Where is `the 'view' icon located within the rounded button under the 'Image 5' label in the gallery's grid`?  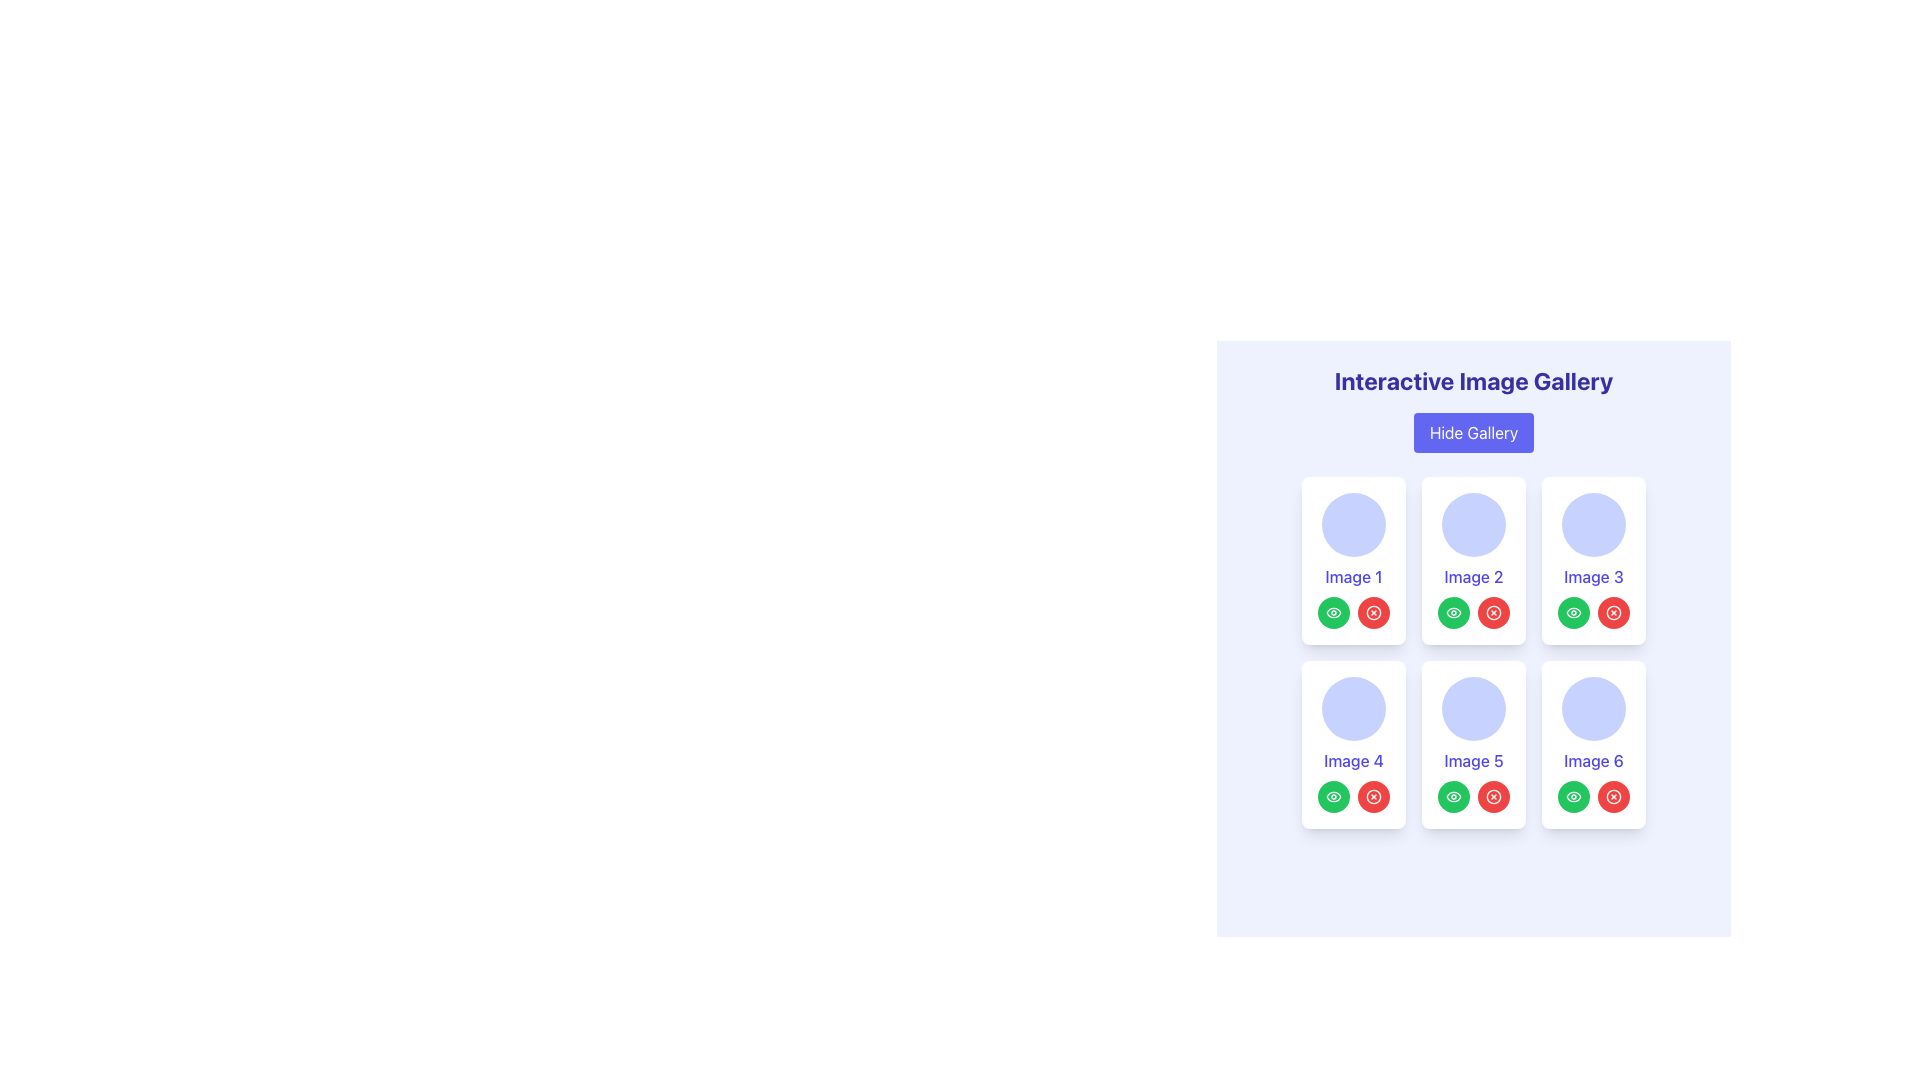
the 'view' icon located within the rounded button under the 'Image 5' label in the gallery's grid is located at coordinates (1334, 612).